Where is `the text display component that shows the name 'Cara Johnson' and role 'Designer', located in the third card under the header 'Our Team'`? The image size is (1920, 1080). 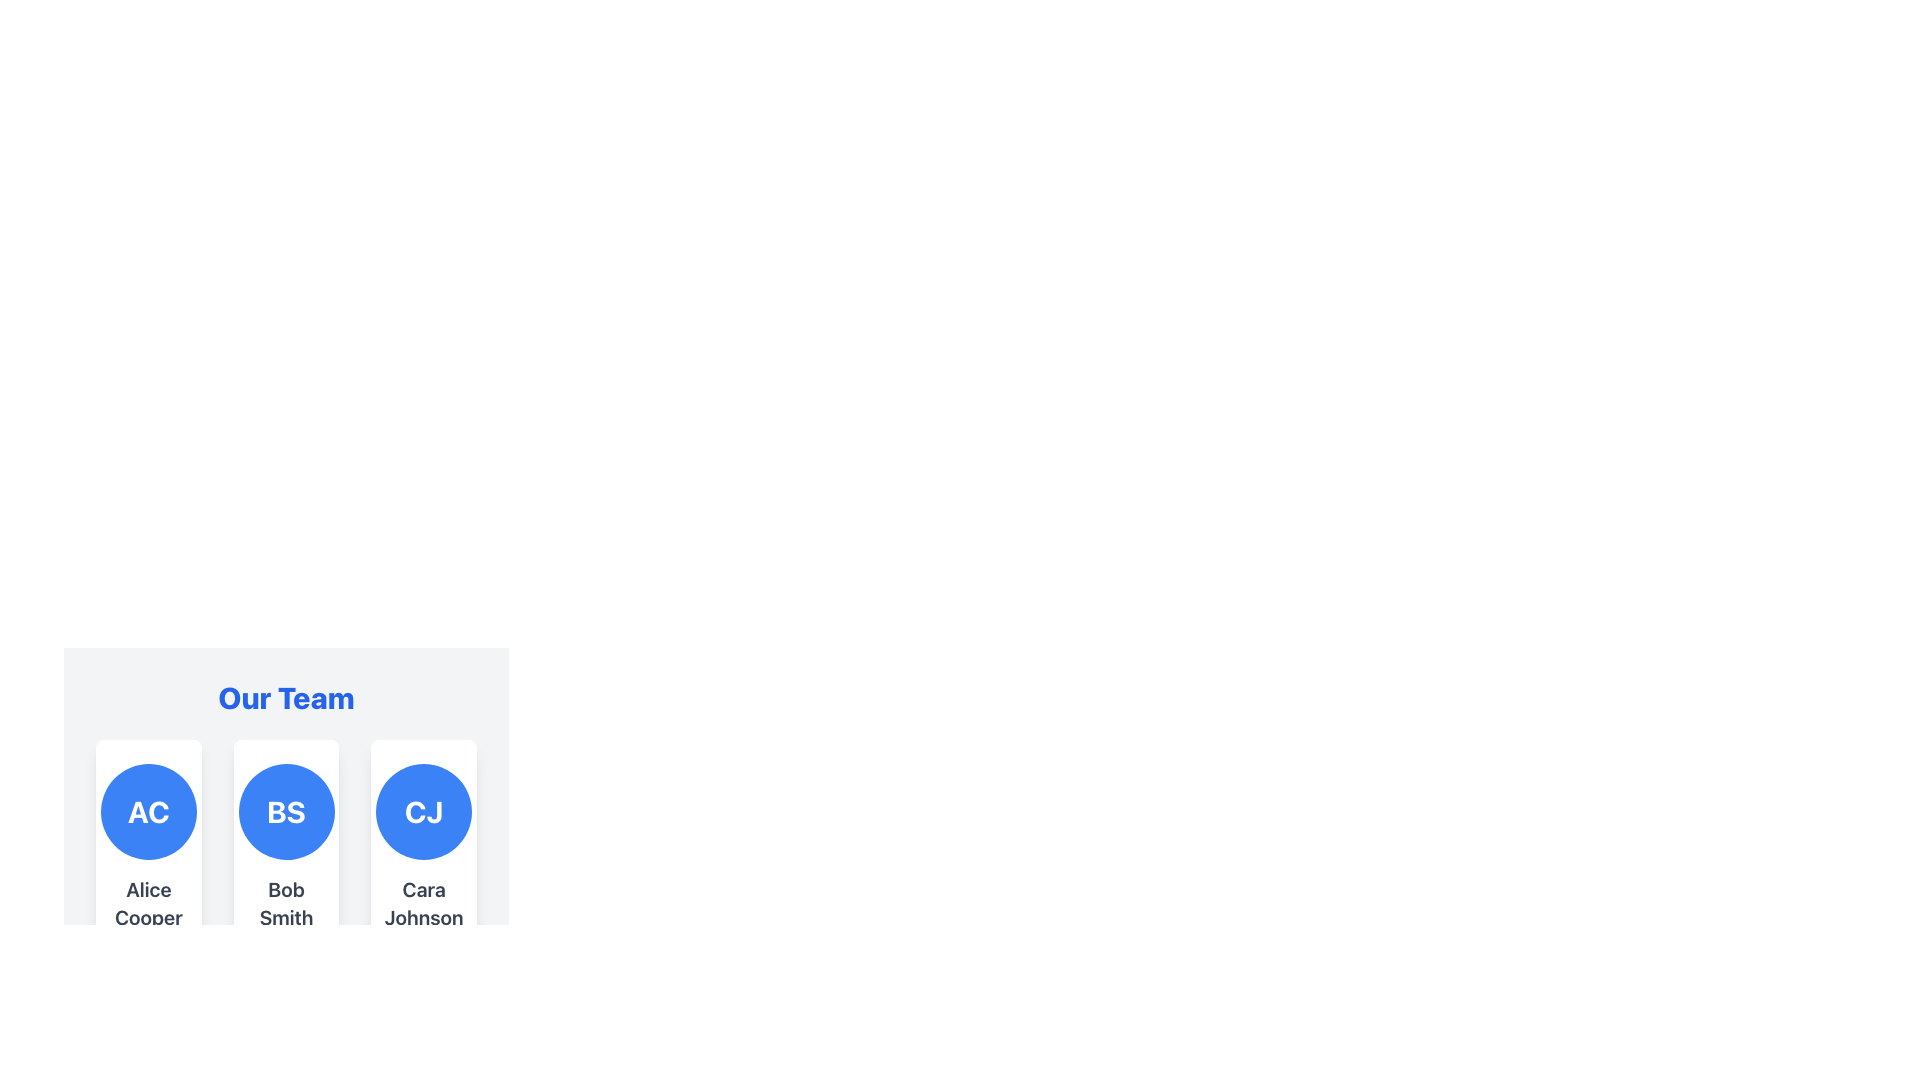
the text display component that shows the name 'Cara Johnson' and role 'Designer', located in the third card under the header 'Our Team' is located at coordinates (423, 915).